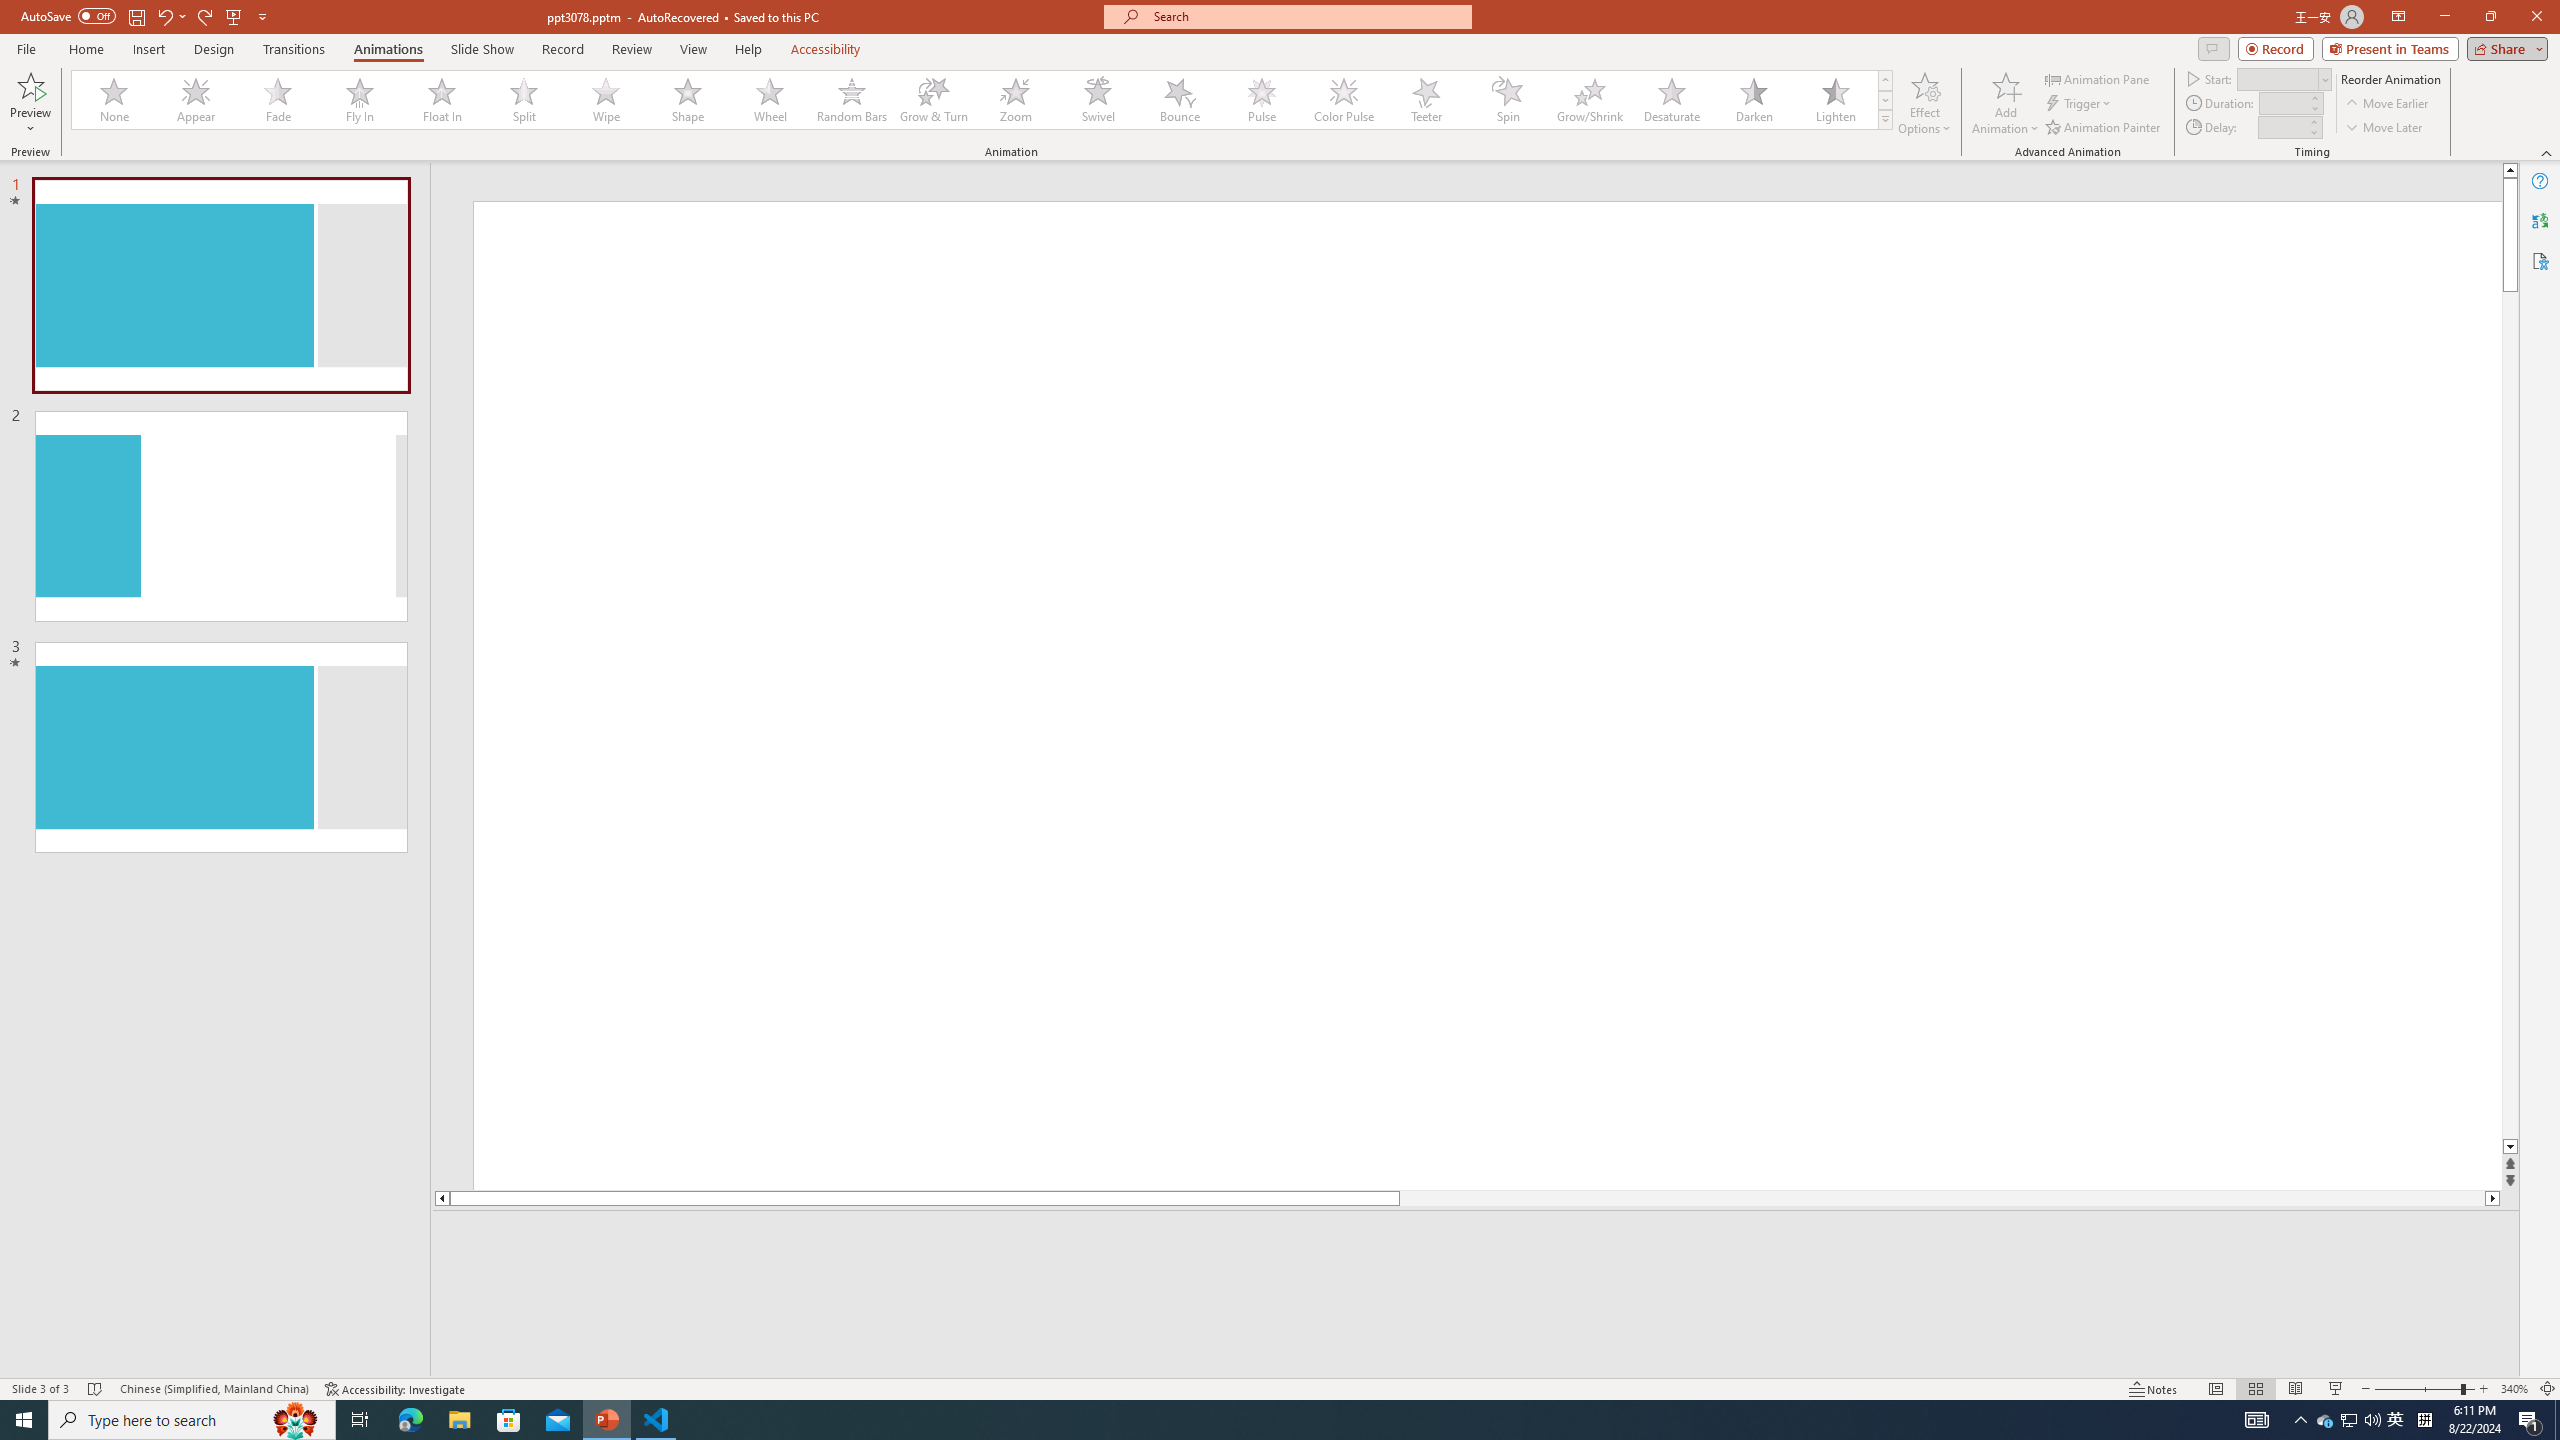  Describe the element at coordinates (2099, 78) in the screenshot. I see `'Animation Pane'` at that location.